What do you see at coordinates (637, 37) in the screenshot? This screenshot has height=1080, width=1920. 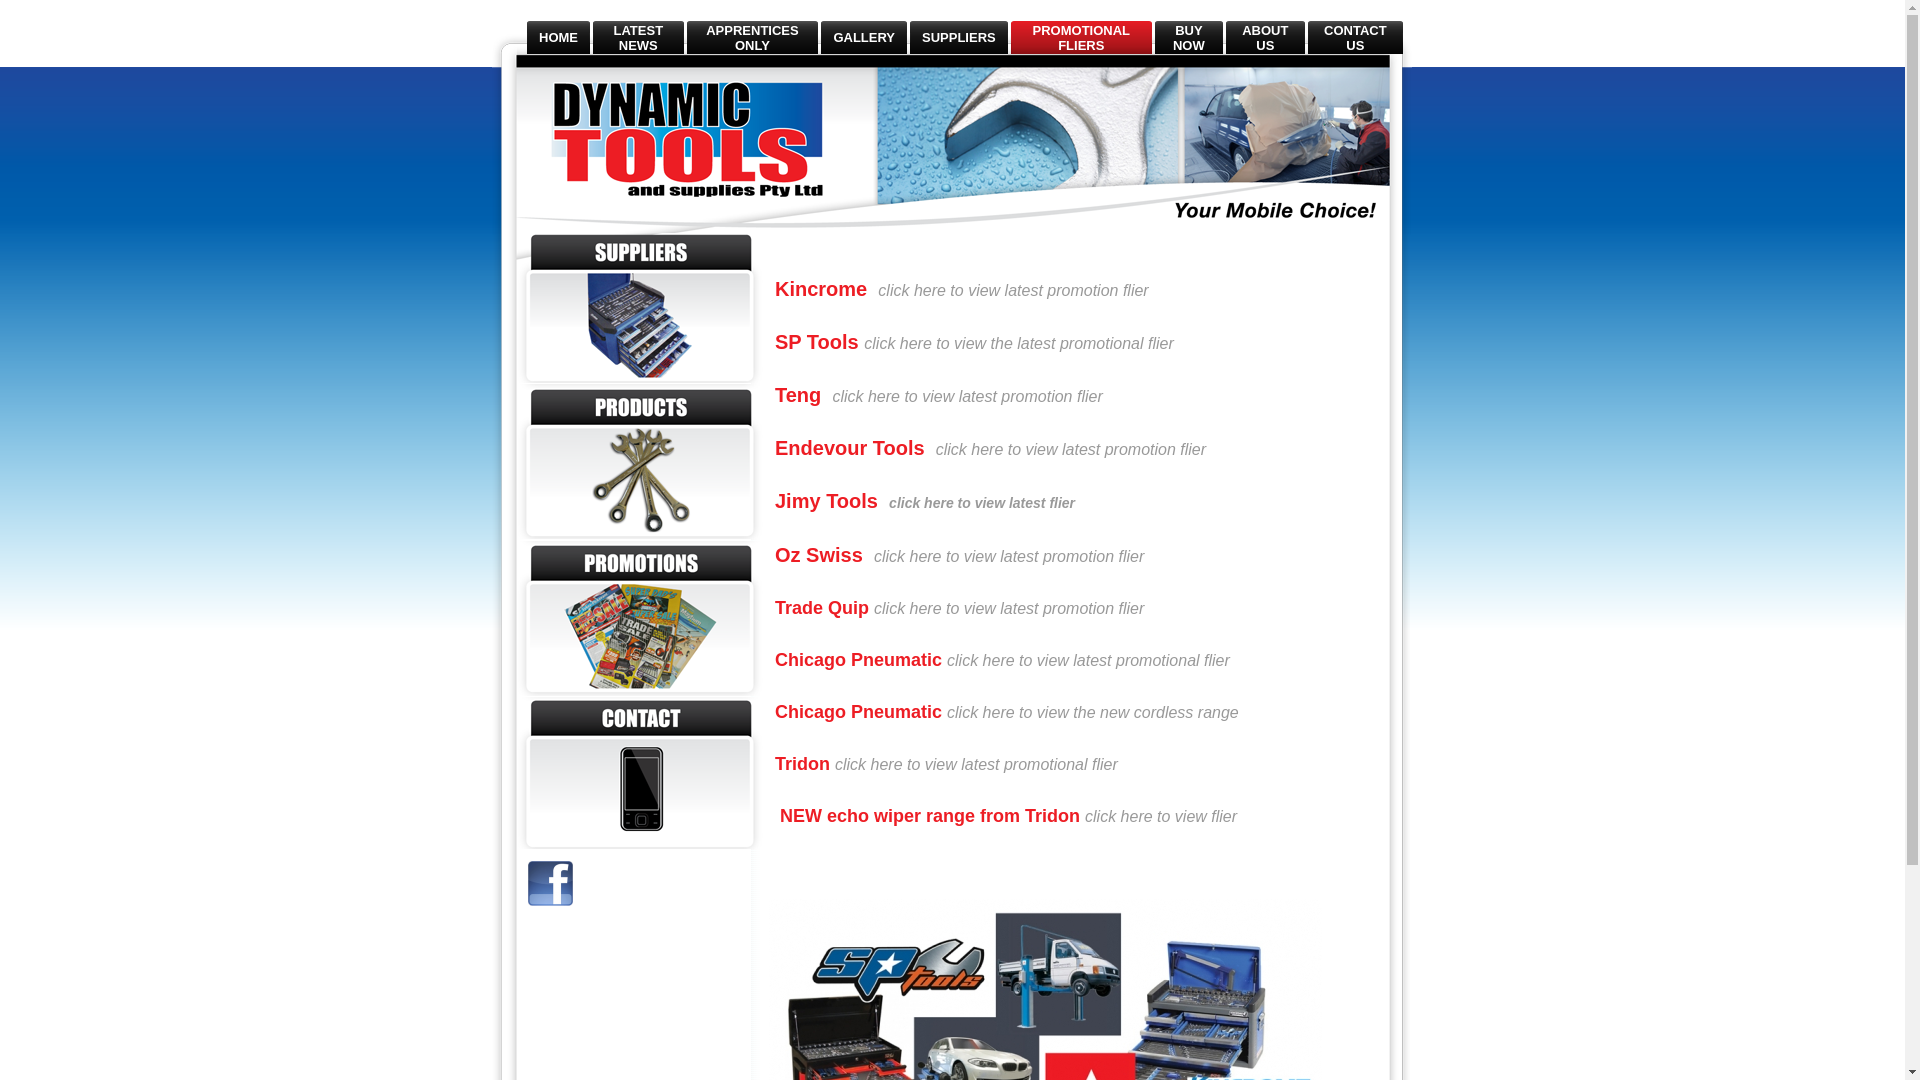 I see `'LATEST NEWS'` at bounding box center [637, 37].